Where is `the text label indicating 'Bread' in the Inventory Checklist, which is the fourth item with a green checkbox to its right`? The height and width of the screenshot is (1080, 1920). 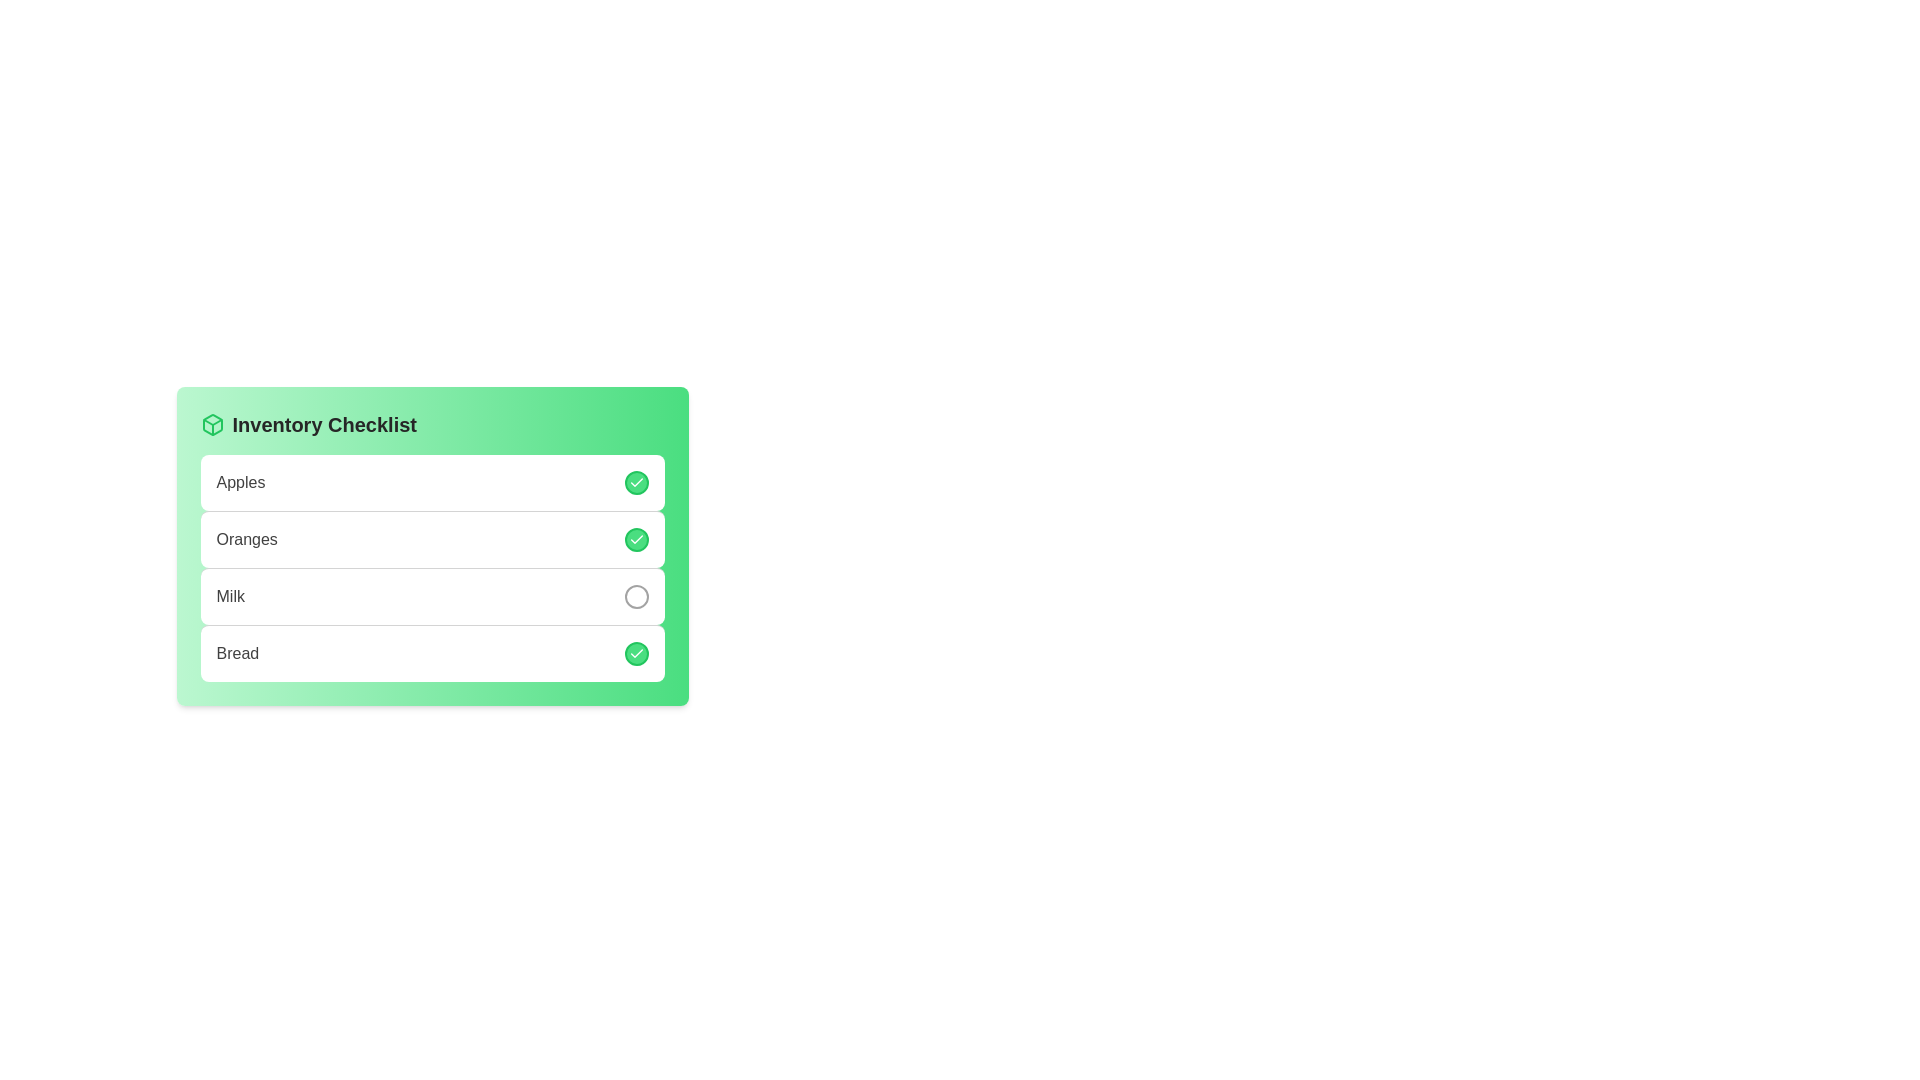
the text label indicating 'Bread' in the Inventory Checklist, which is the fourth item with a green checkbox to its right is located at coordinates (237, 654).